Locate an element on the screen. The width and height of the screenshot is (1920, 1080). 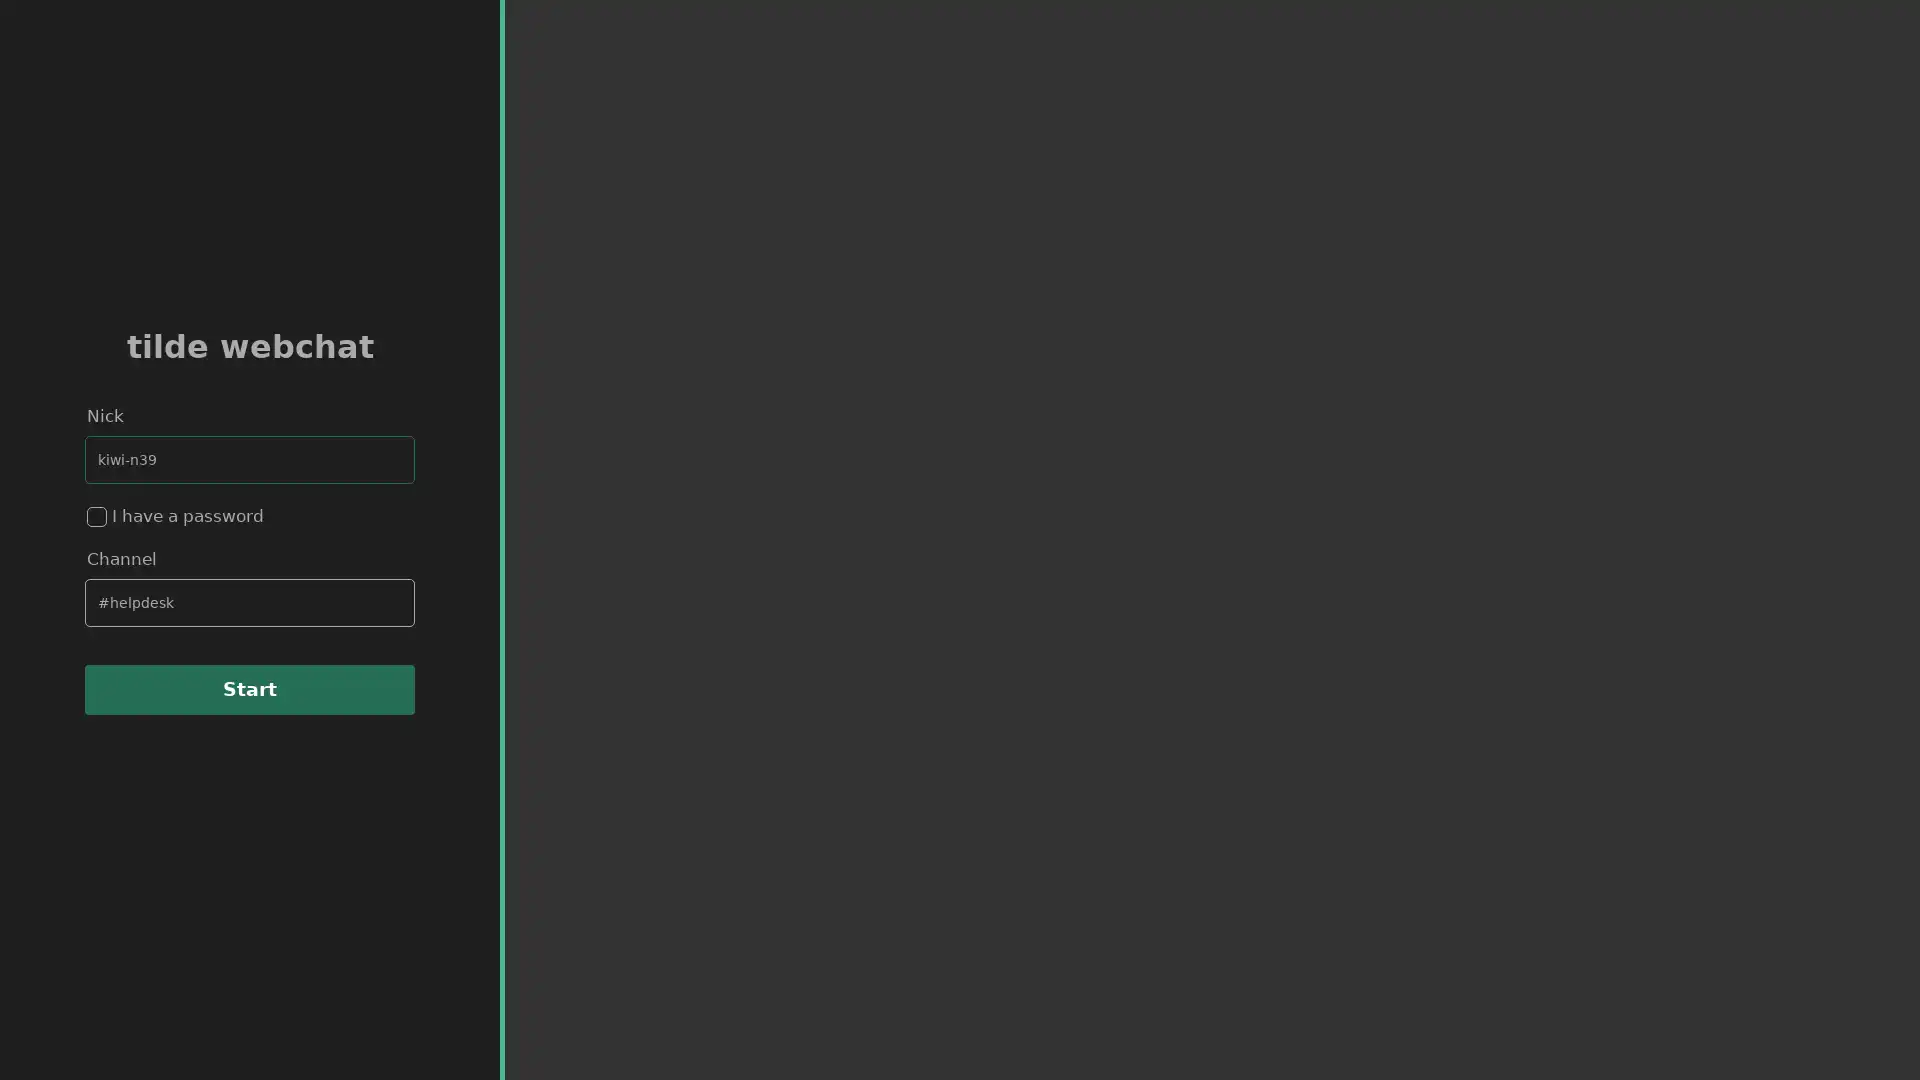
Start is located at coordinates (248, 688).